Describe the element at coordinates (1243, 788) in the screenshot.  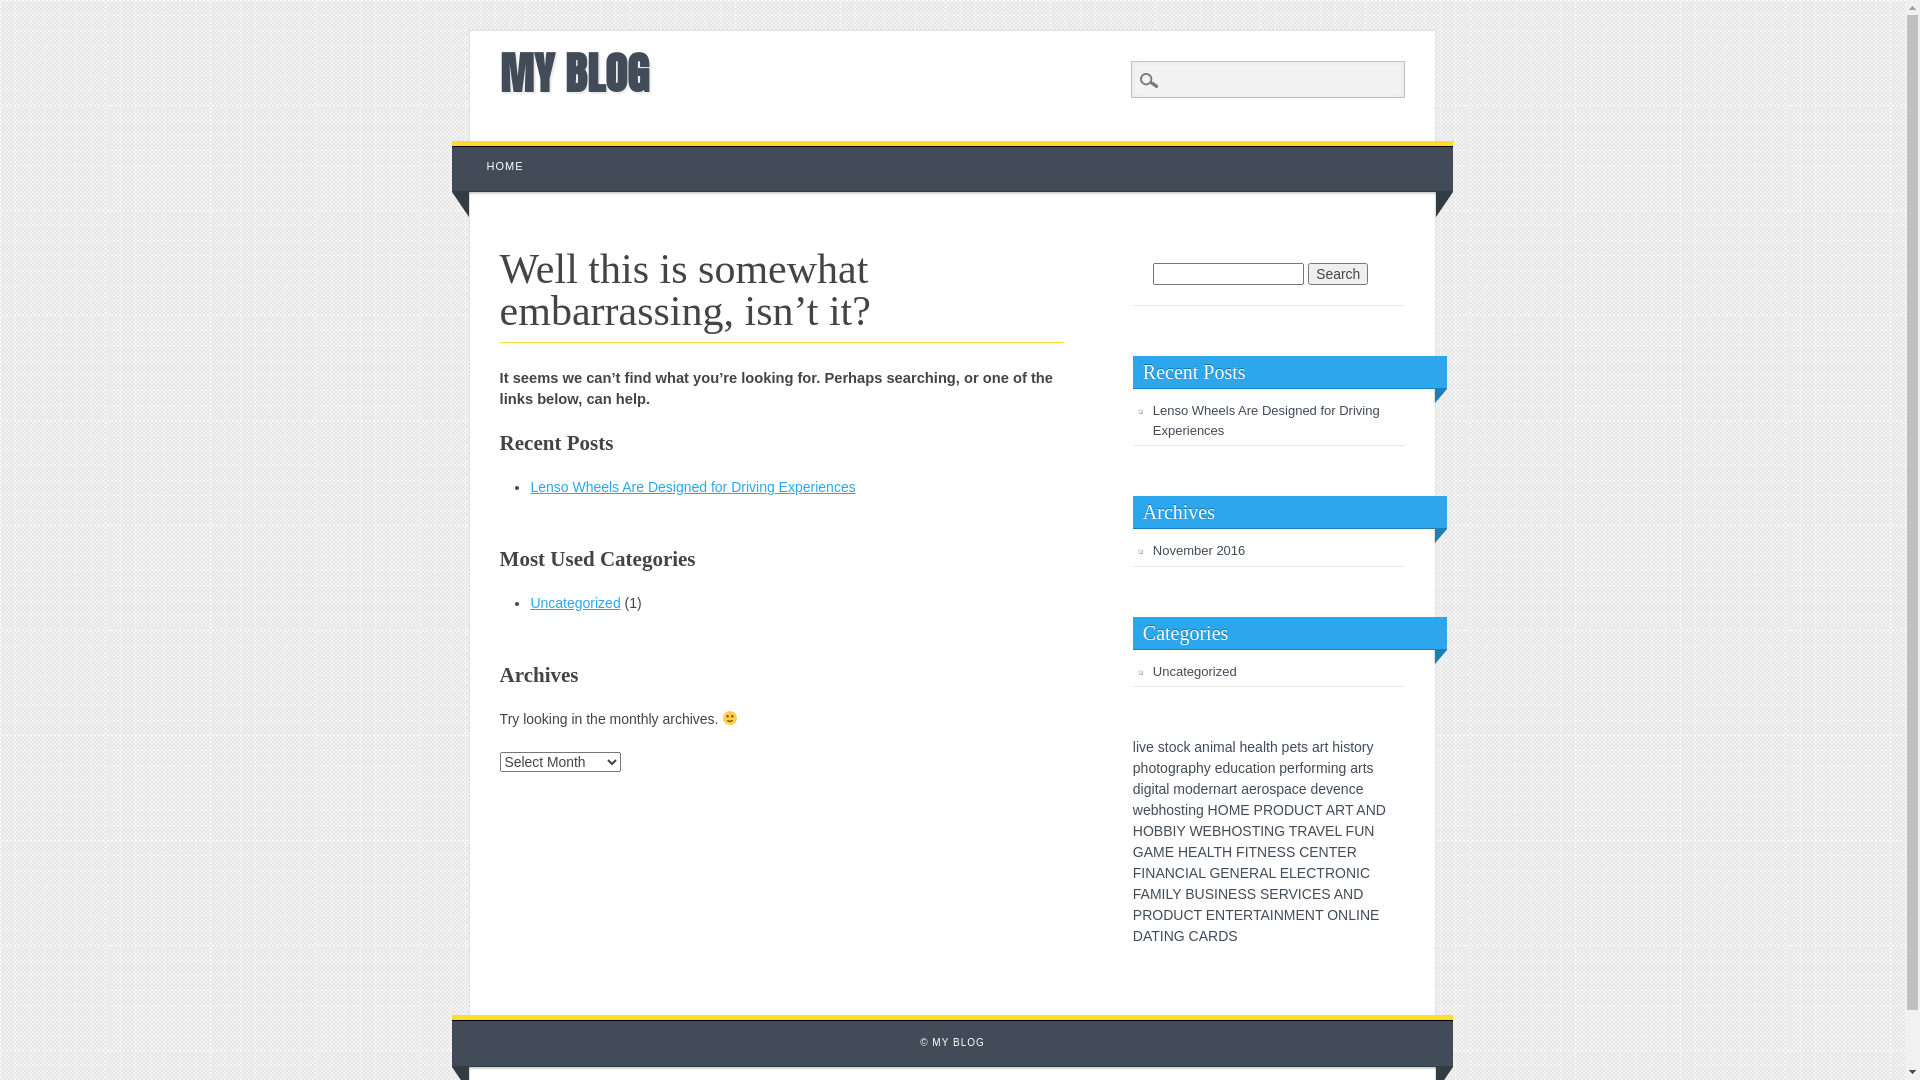
I see `'a'` at that location.